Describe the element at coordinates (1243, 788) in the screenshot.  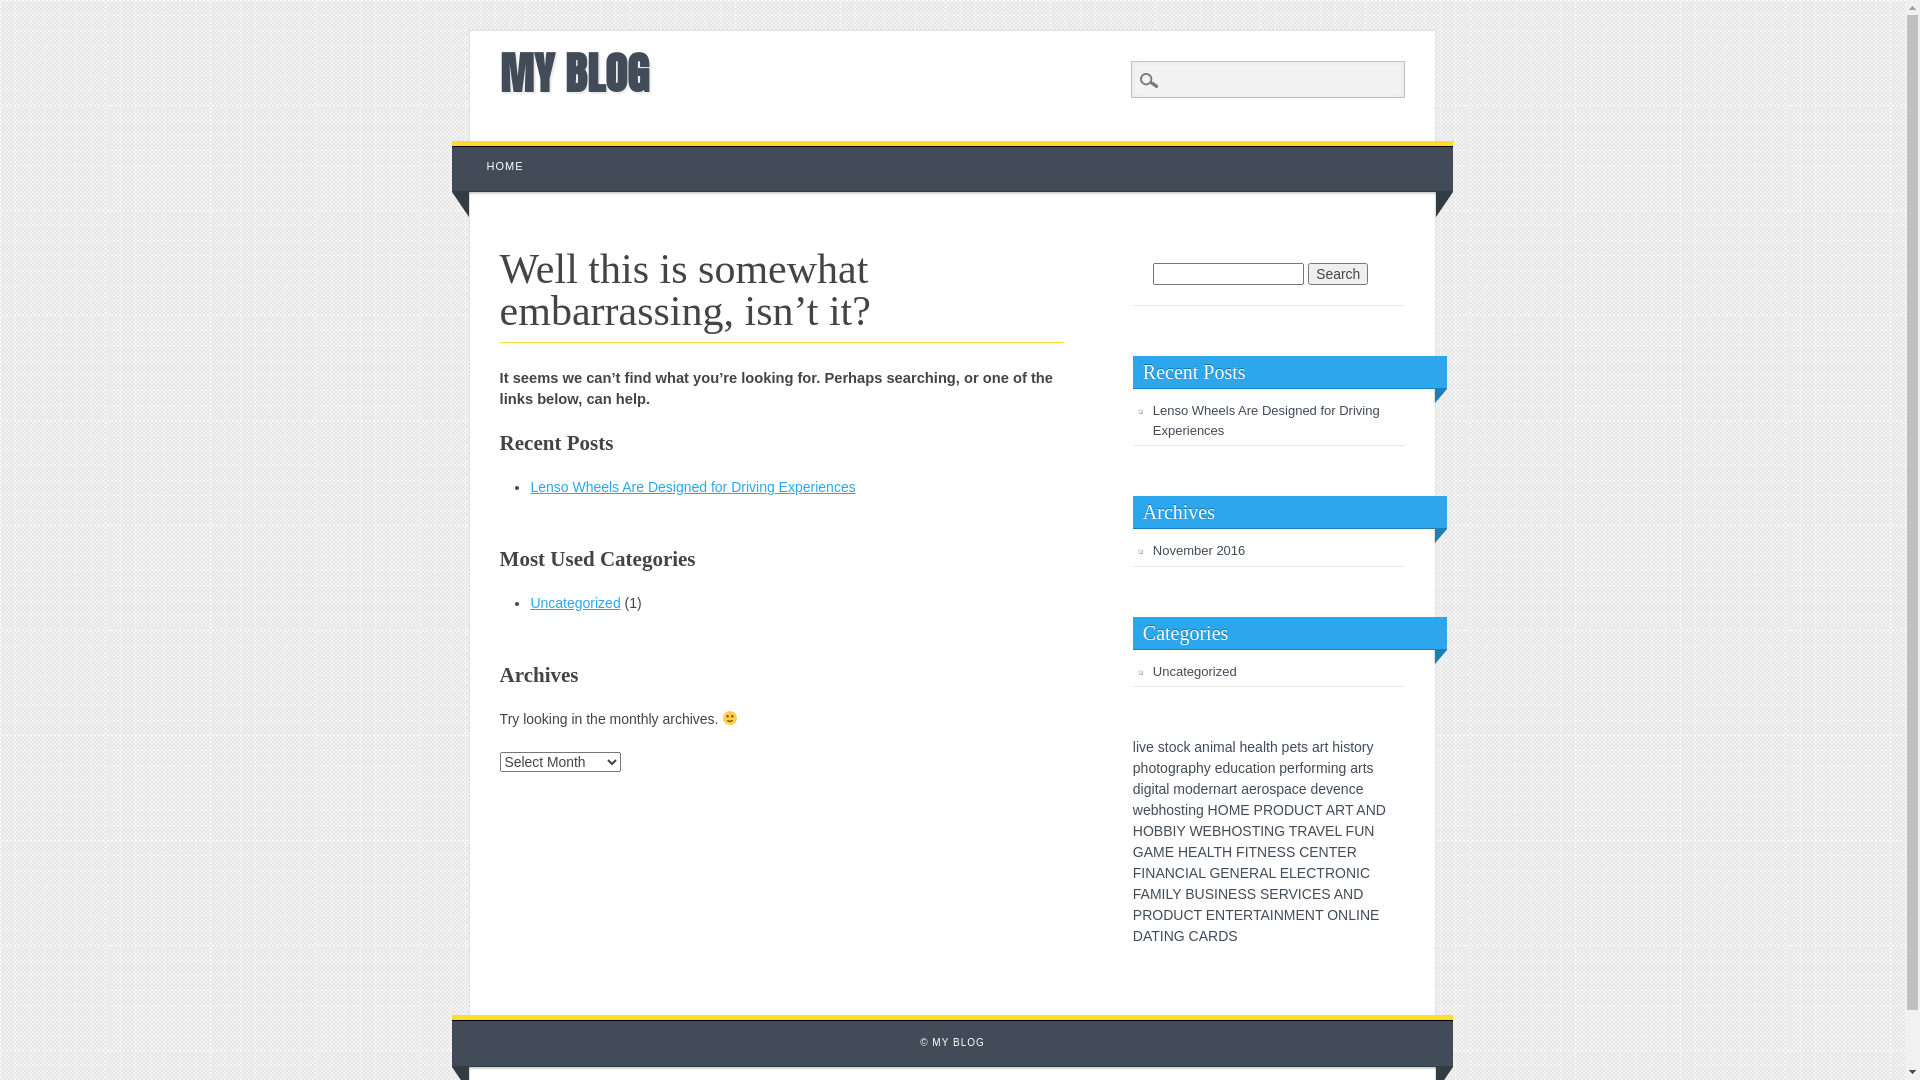
I see `'a'` at that location.